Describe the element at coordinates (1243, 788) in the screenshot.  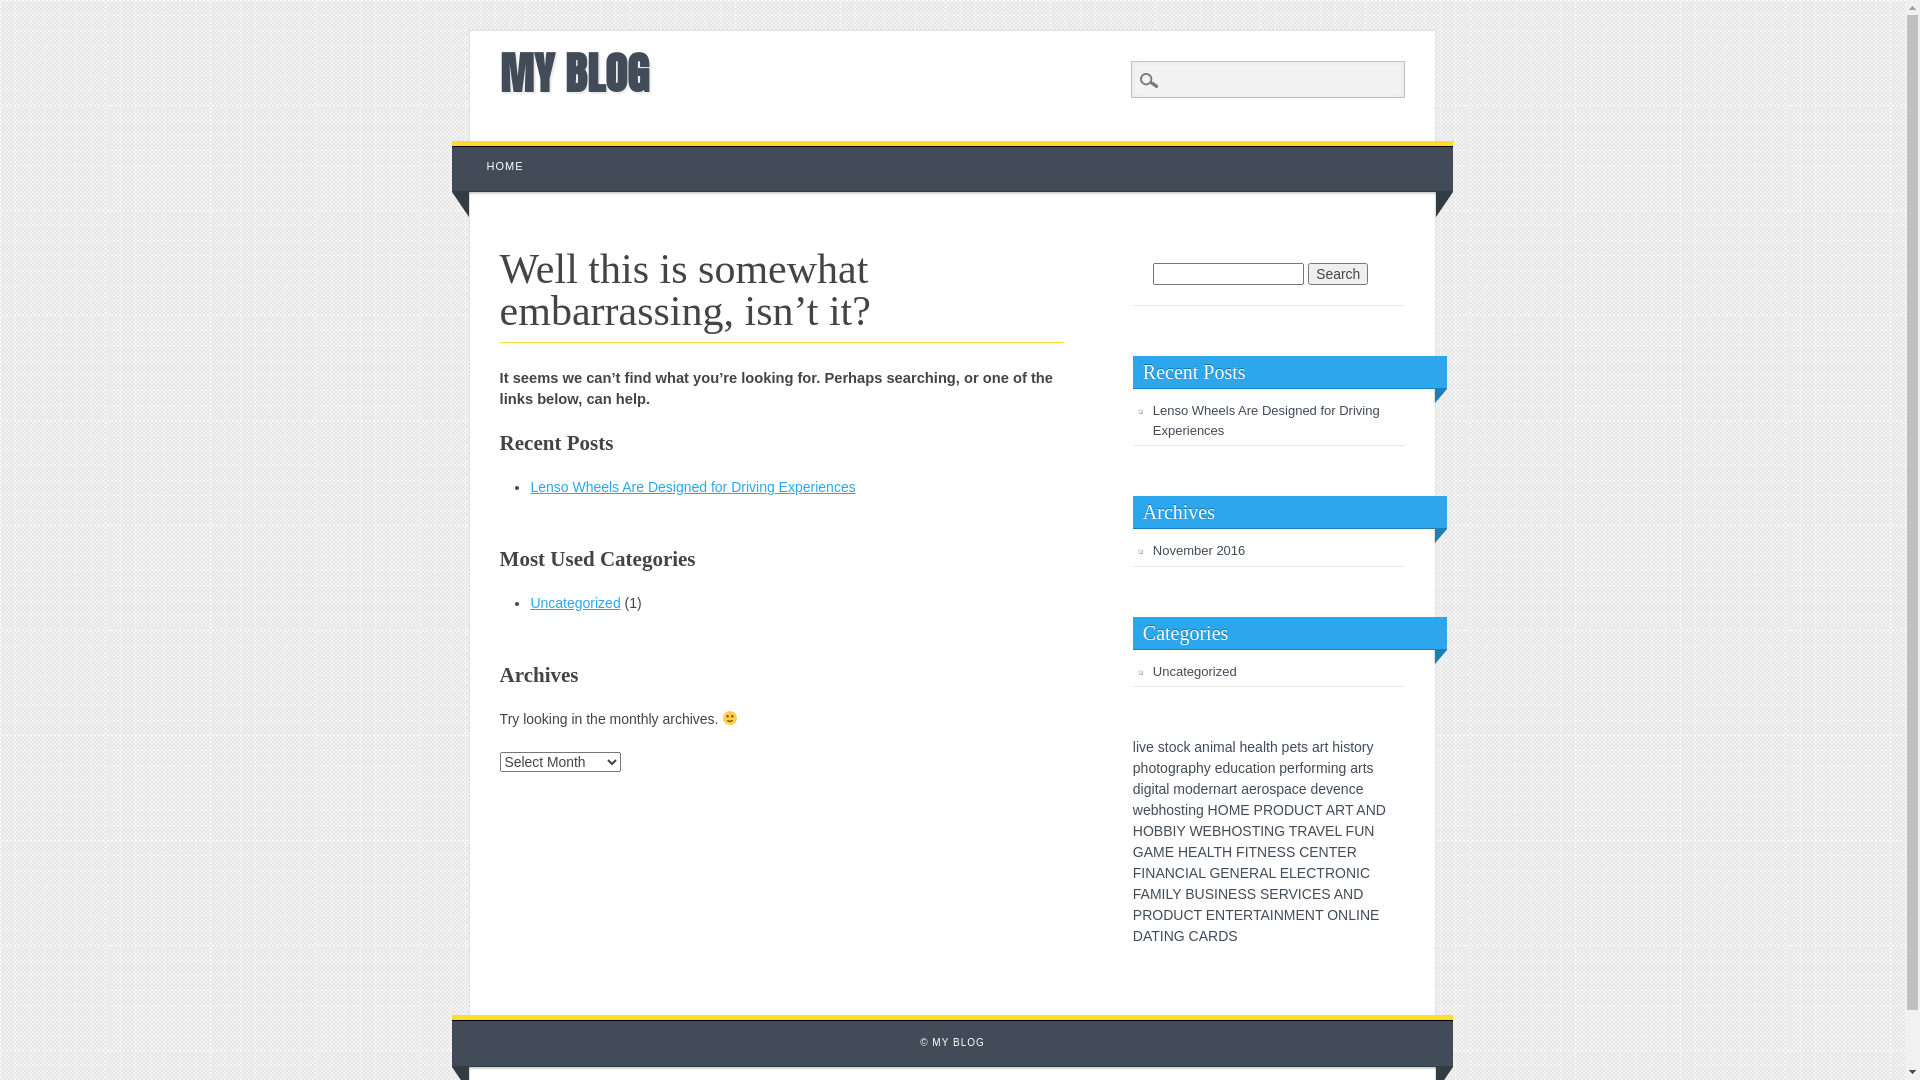
I see `'a'` at that location.